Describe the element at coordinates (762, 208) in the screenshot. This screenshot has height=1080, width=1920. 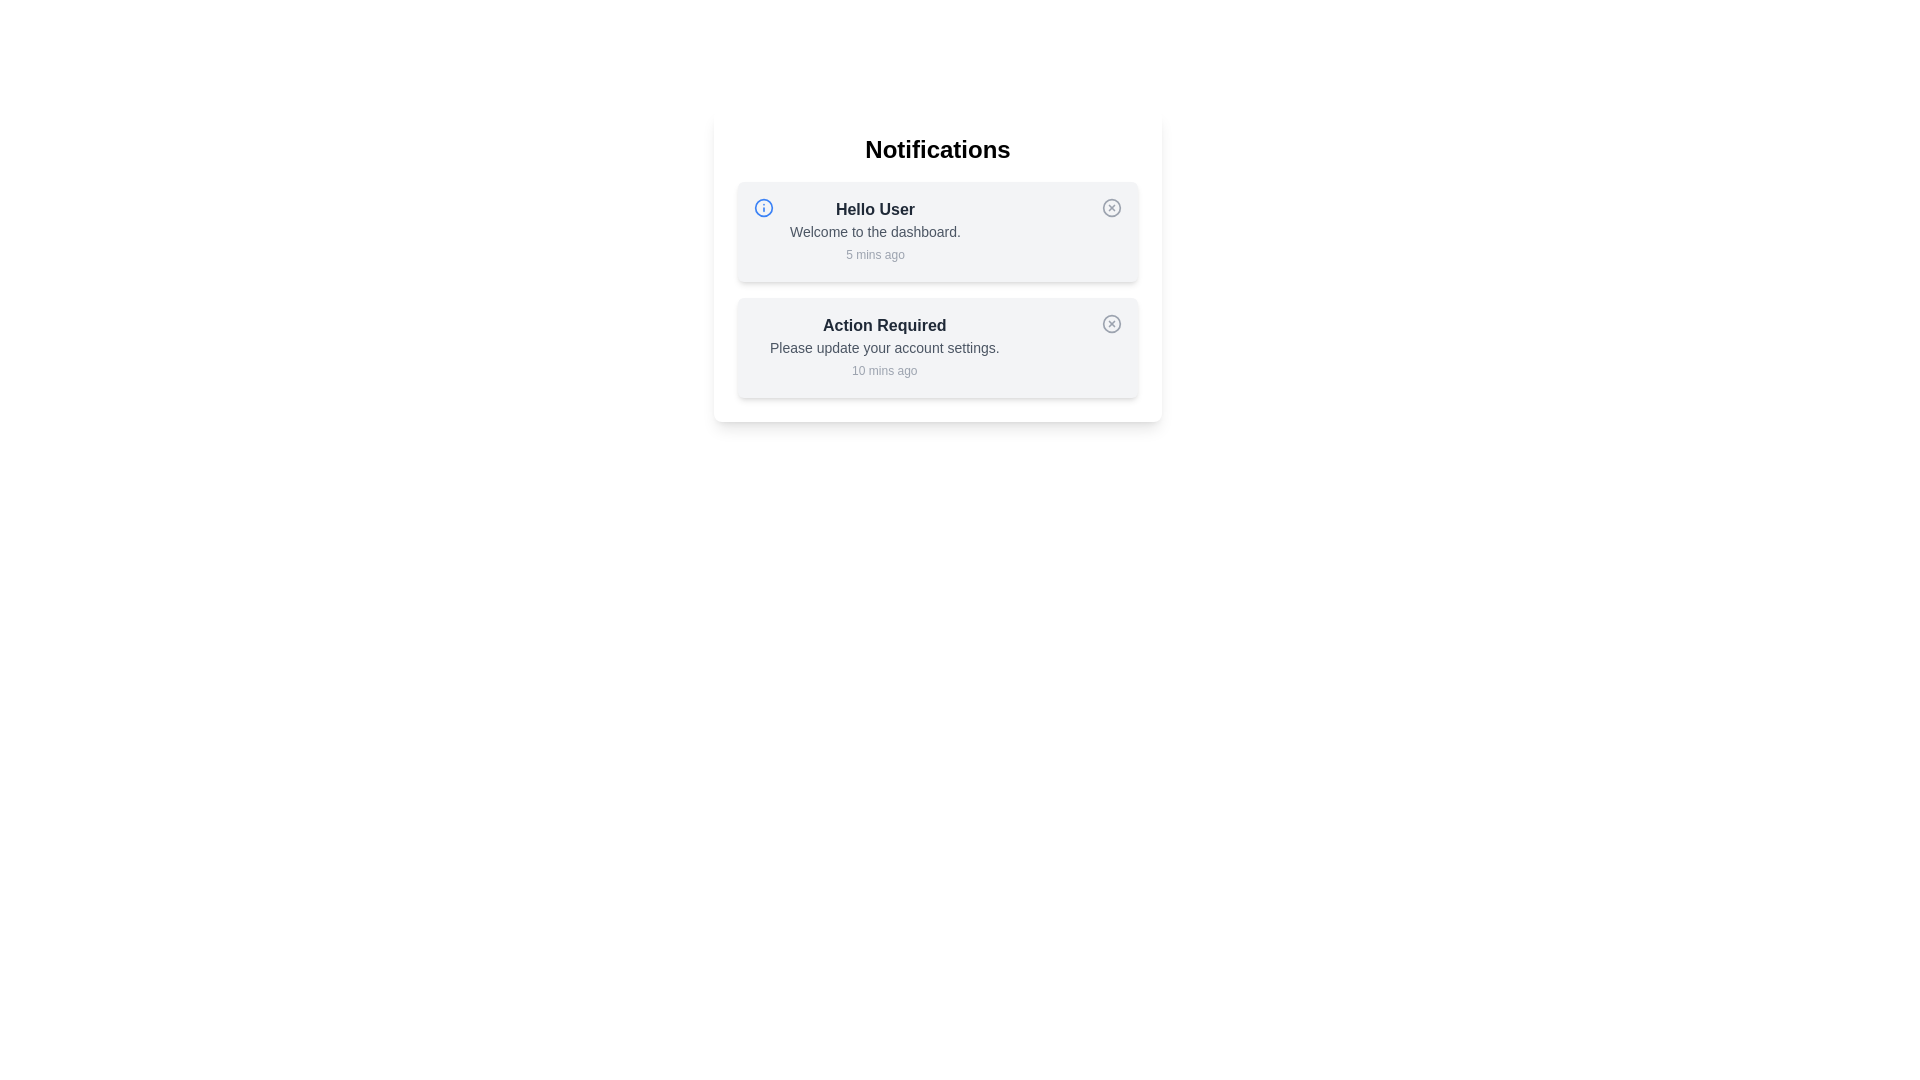
I see `the circular blue and red 'info' icon located to the left of the text 'Hello User' in the first notification card` at that location.